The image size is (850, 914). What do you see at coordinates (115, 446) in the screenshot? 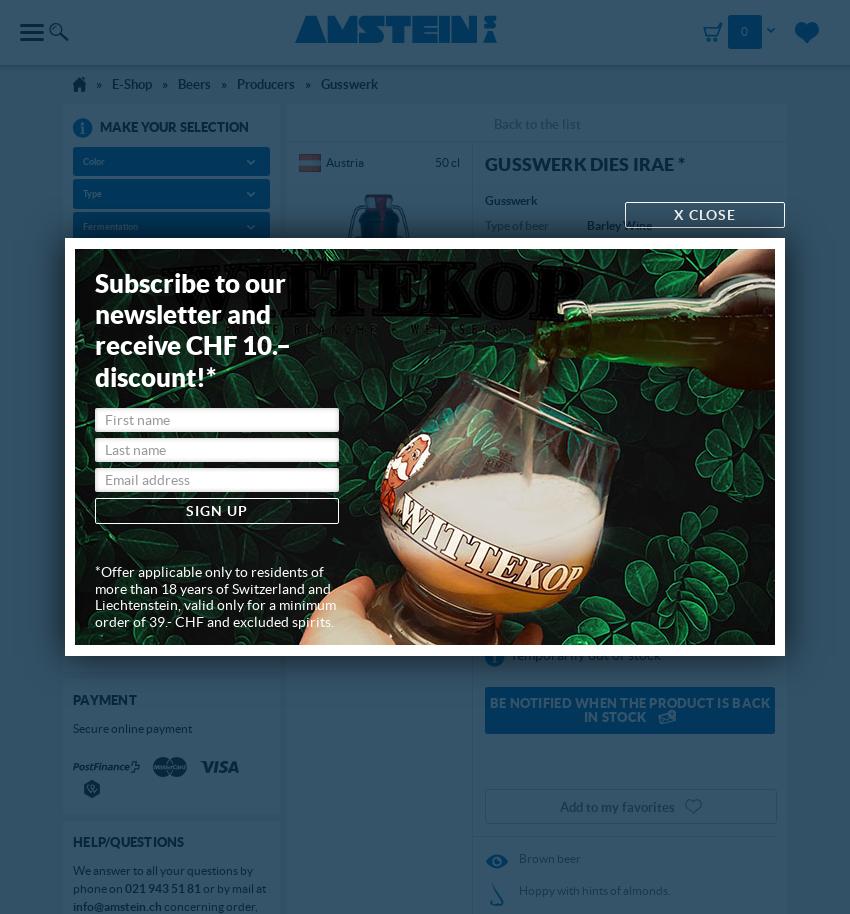
I see `'New Arrivals'` at bounding box center [115, 446].